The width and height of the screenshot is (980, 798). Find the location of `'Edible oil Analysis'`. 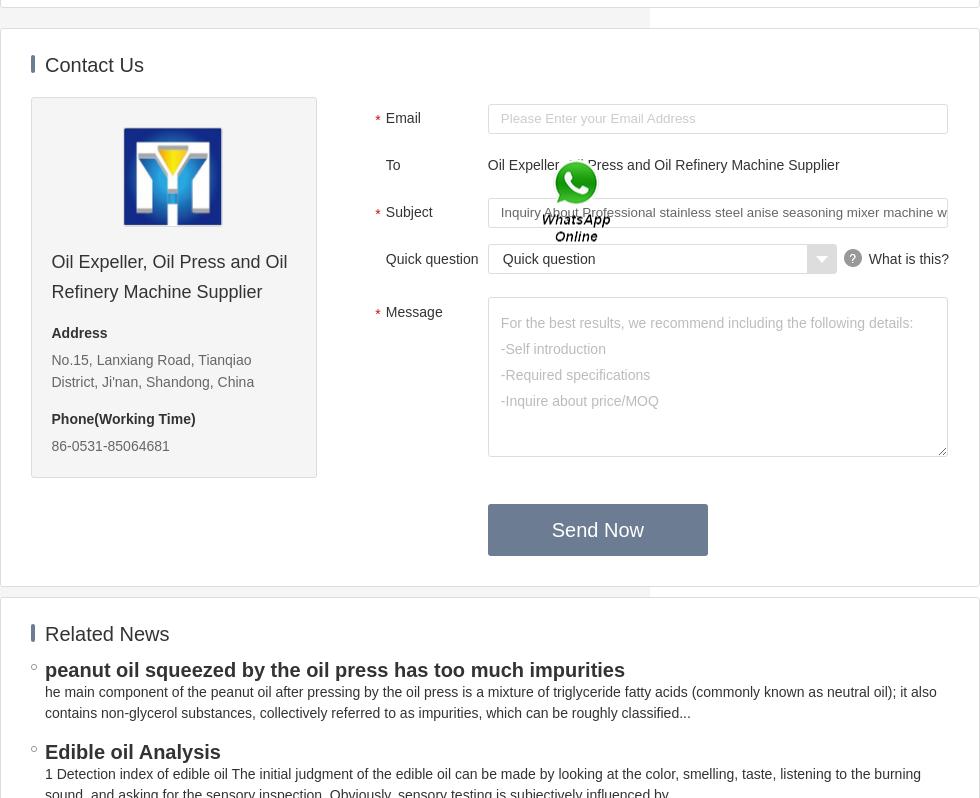

'Edible oil Analysis' is located at coordinates (132, 751).